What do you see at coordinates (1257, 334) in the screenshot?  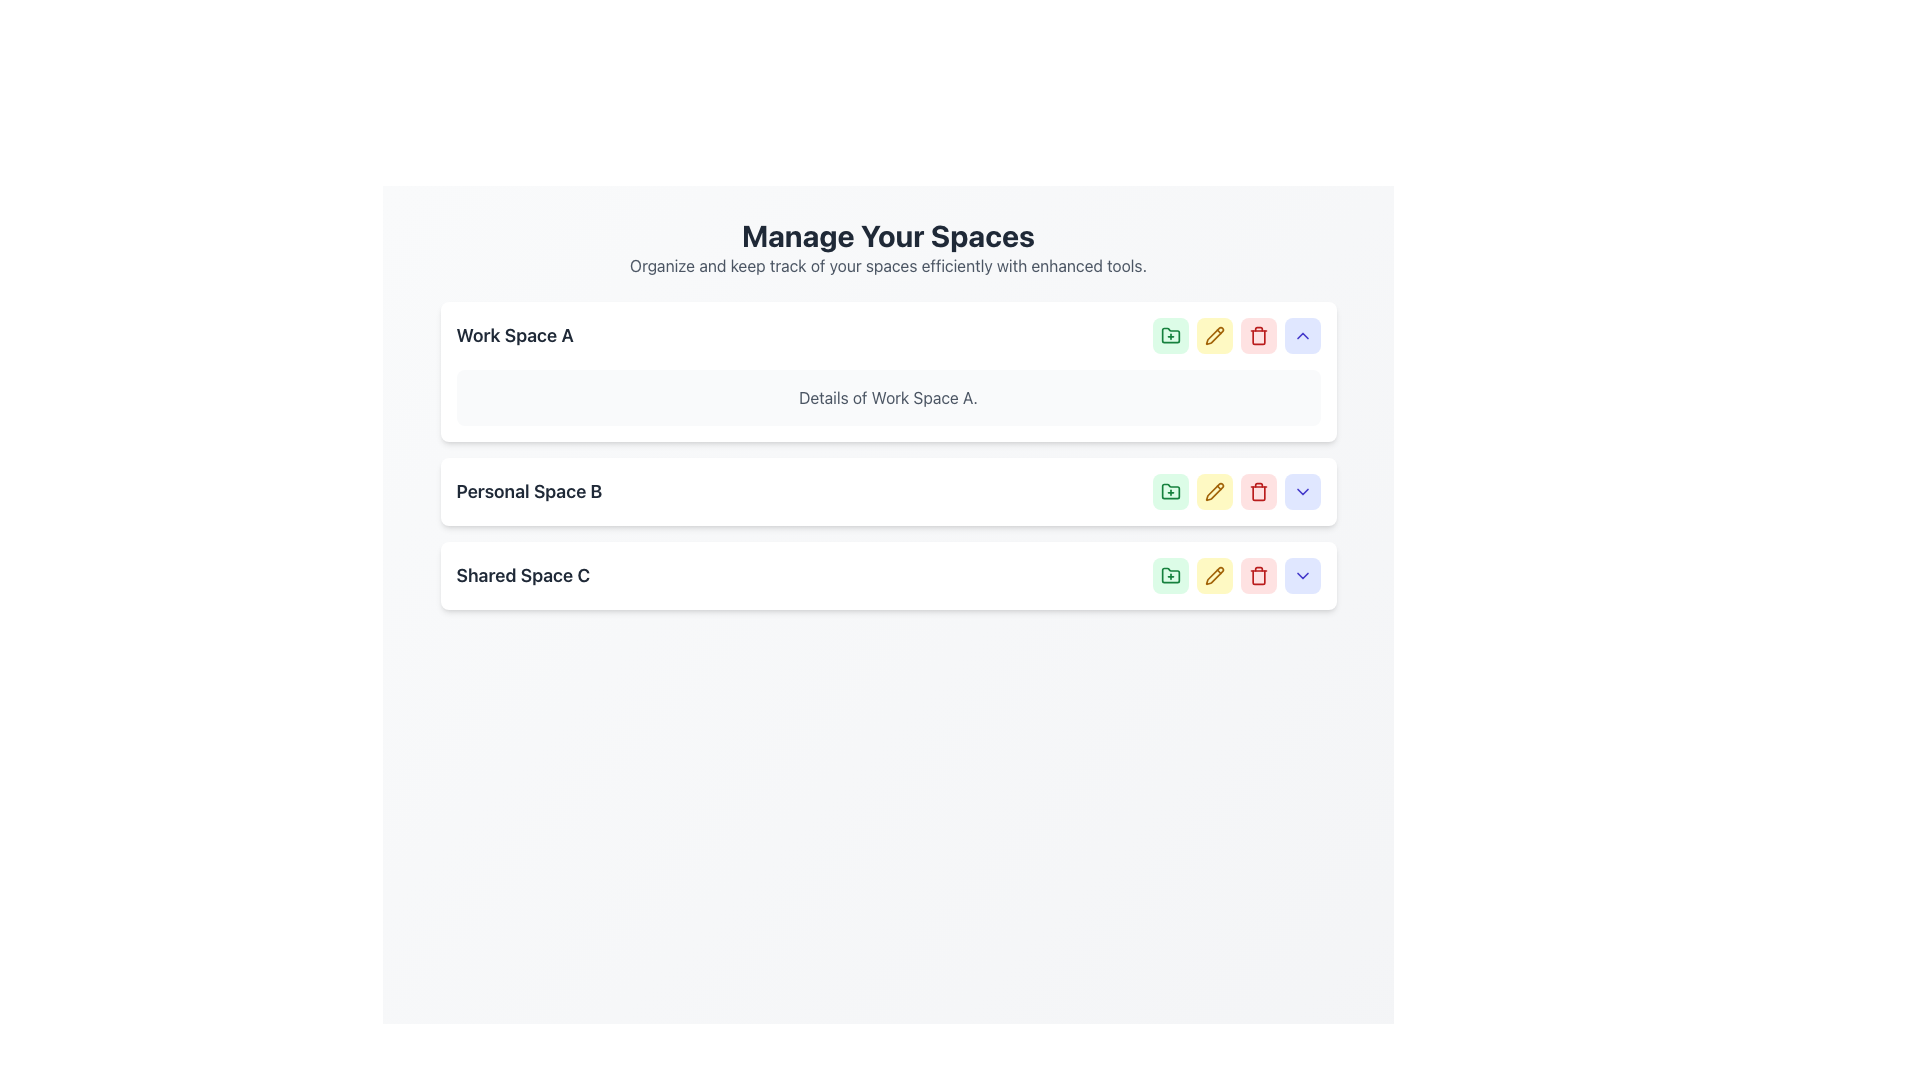 I see `the Trash Bin icon, which represents the 'Delete space' action, located as the third button in the action set of the first workspace section, adjacent to the edit button and below the collapse button` at bounding box center [1257, 334].